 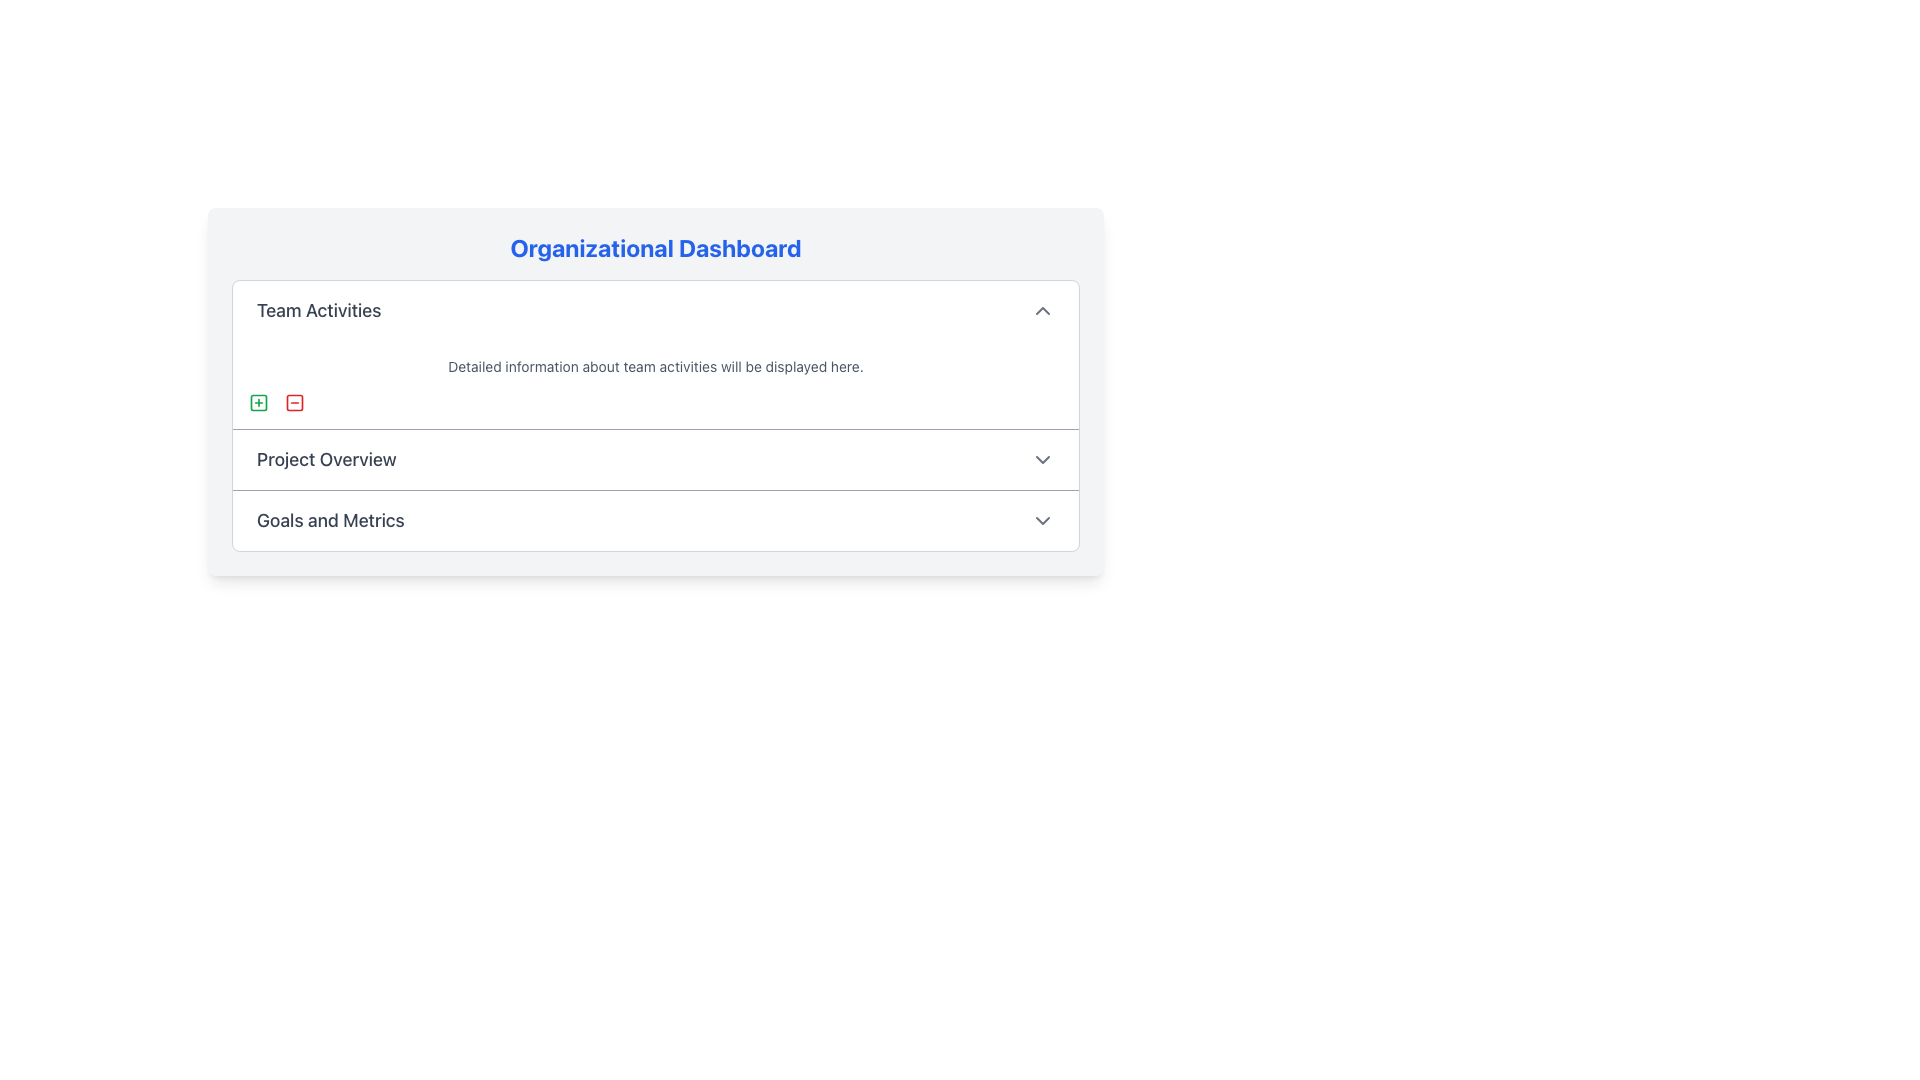 I want to click on the square red-bordered button with a minus sign located in the second position under the 'Team Activities' section of the dashboard, so click(x=293, y=402).